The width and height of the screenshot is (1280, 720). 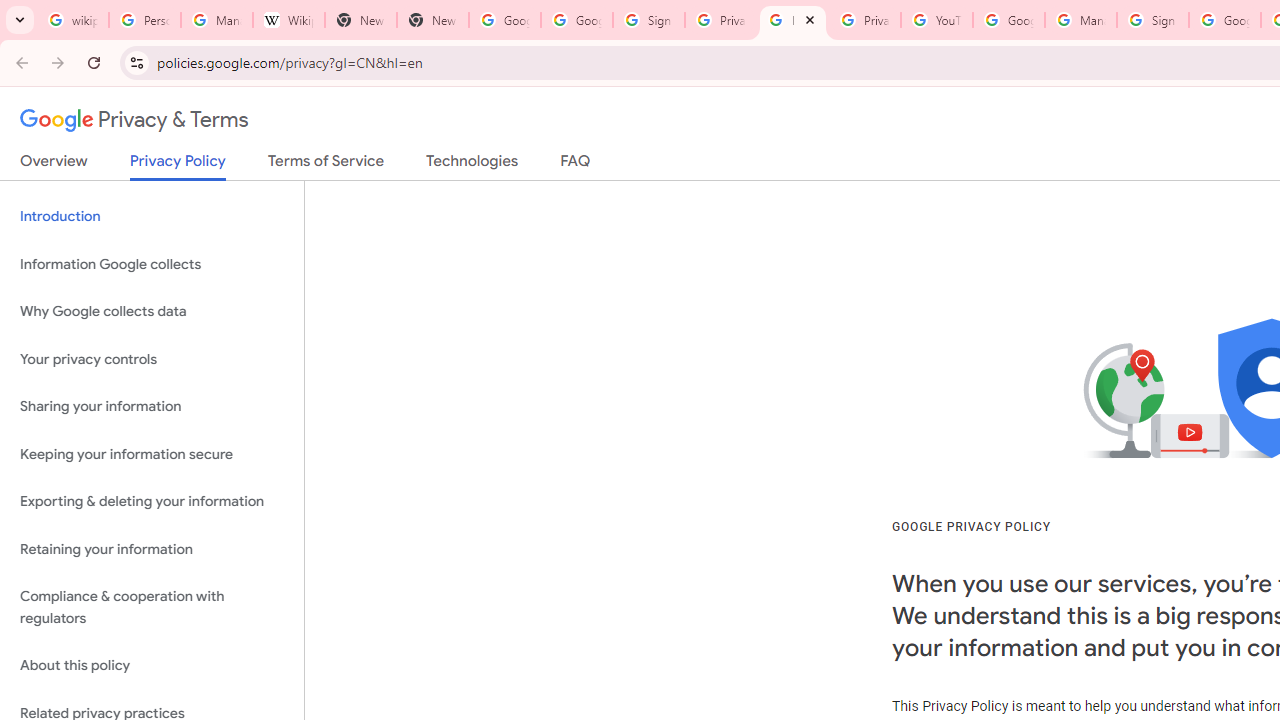 I want to click on 'Privacy Policy', so click(x=177, y=165).